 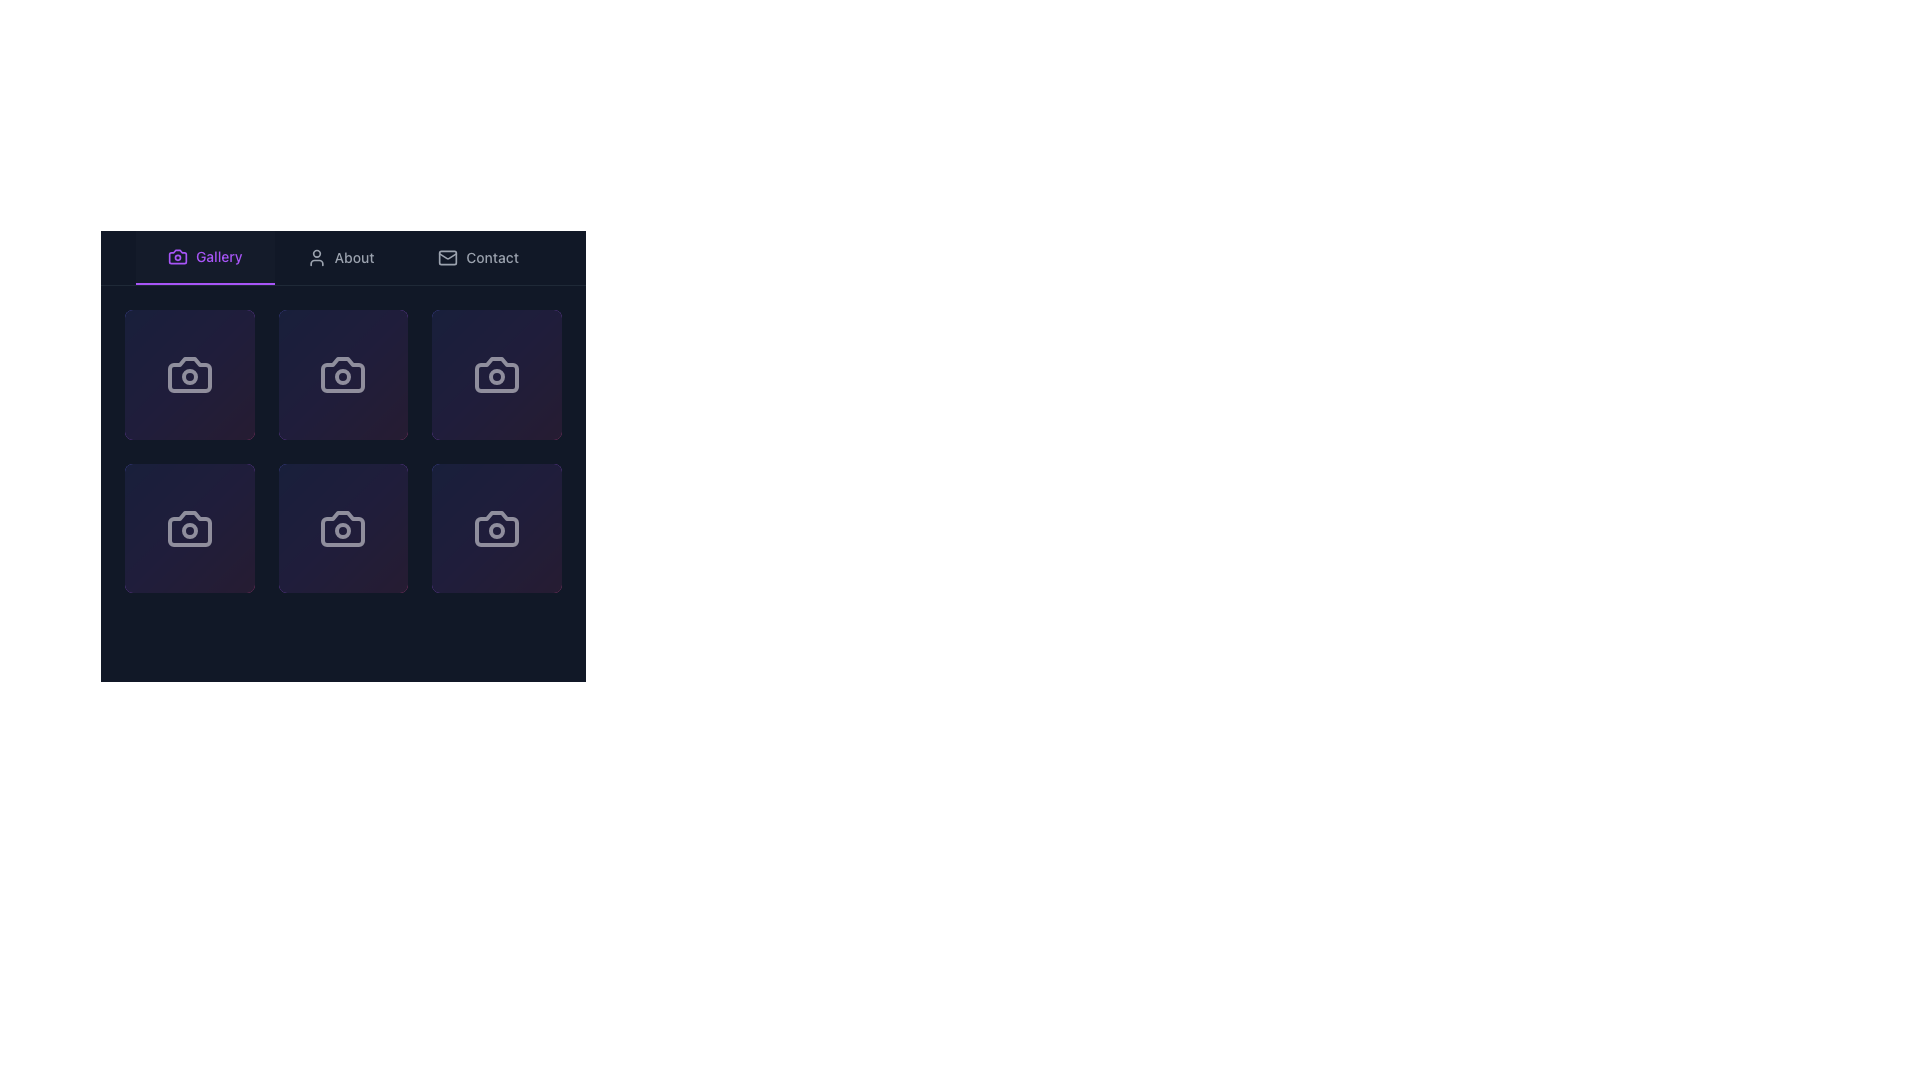 What do you see at coordinates (497, 527) in the screenshot?
I see `the square tile featuring a white camera icon with a circular lens, located at the bottom-right corner of the second row in the grid` at bounding box center [497, 527].